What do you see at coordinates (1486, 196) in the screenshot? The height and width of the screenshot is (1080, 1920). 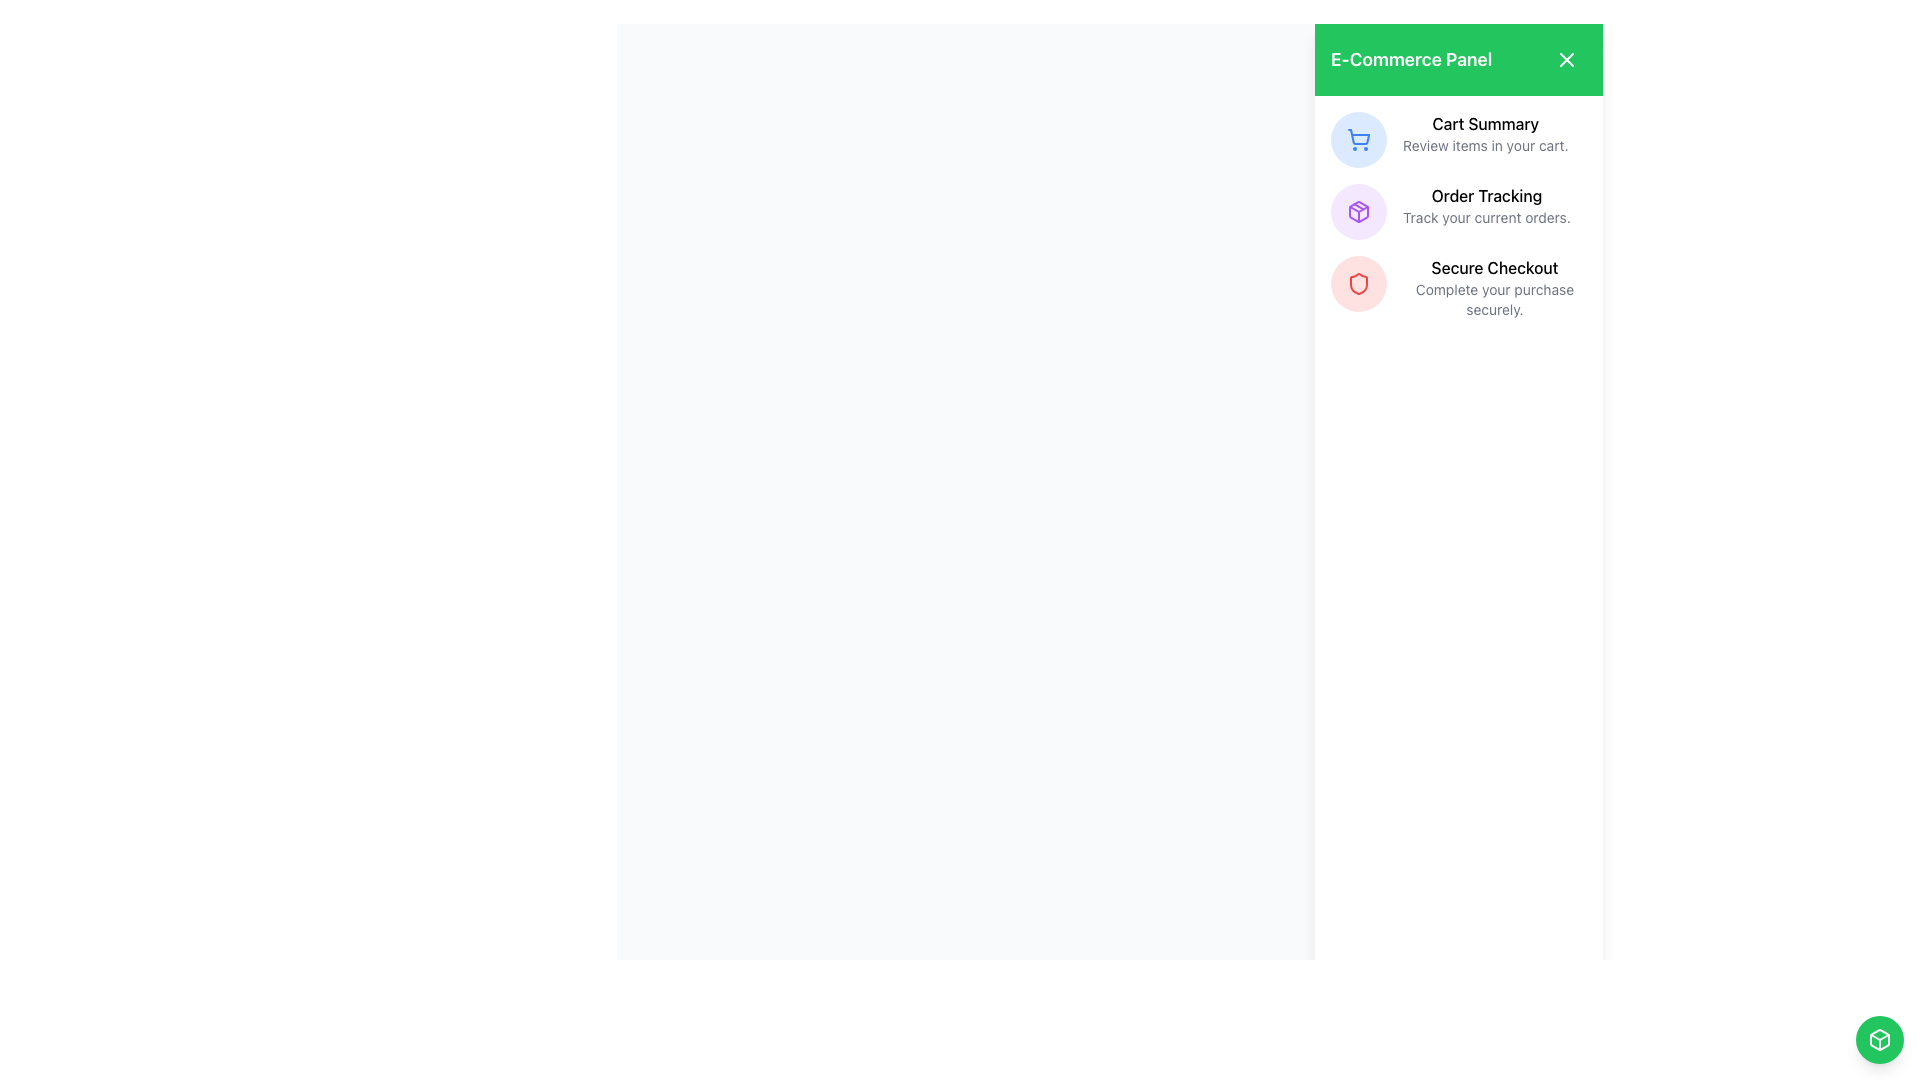 I see `the 'Order Tracking' text label, which is the second item in the sidebar navigation options, displayed in a bold font above its description text` at bounding box center [1486, 196].